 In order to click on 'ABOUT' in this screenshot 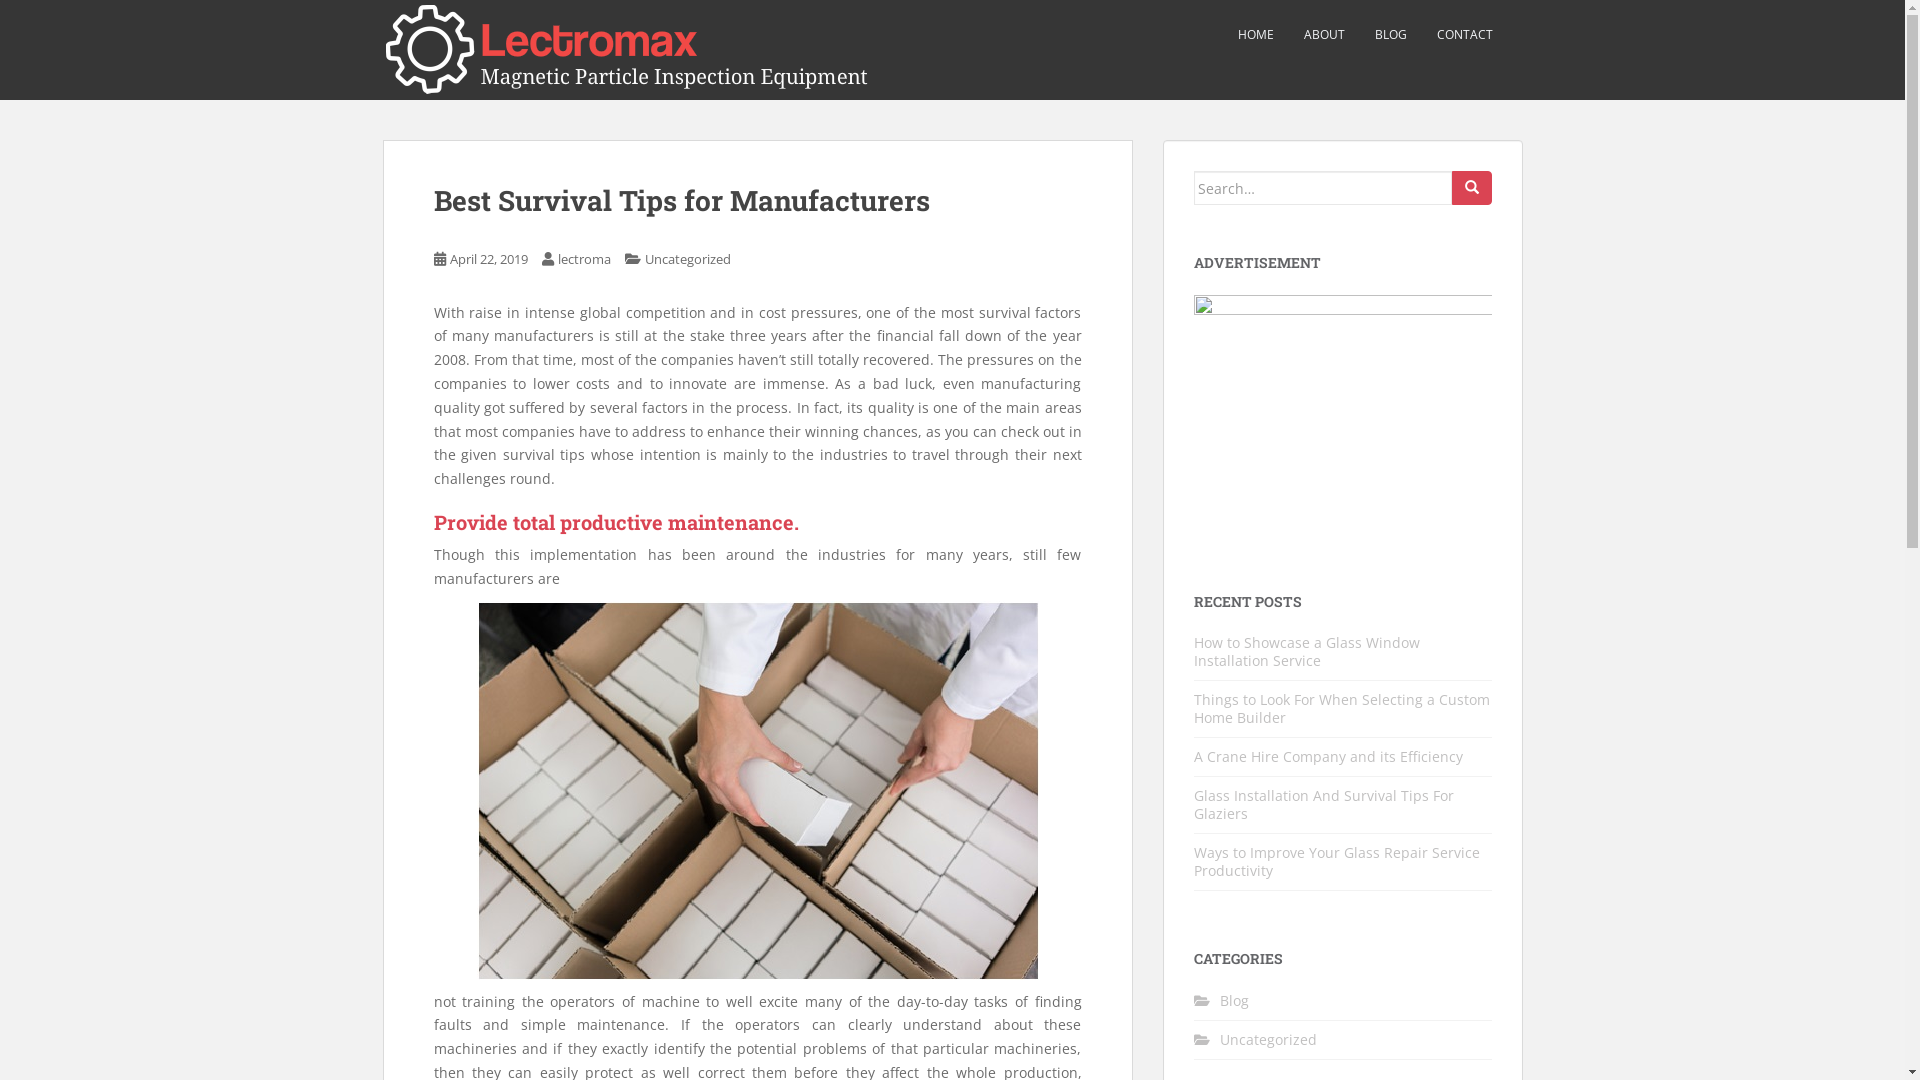, I will do `click(1324, 34)`.